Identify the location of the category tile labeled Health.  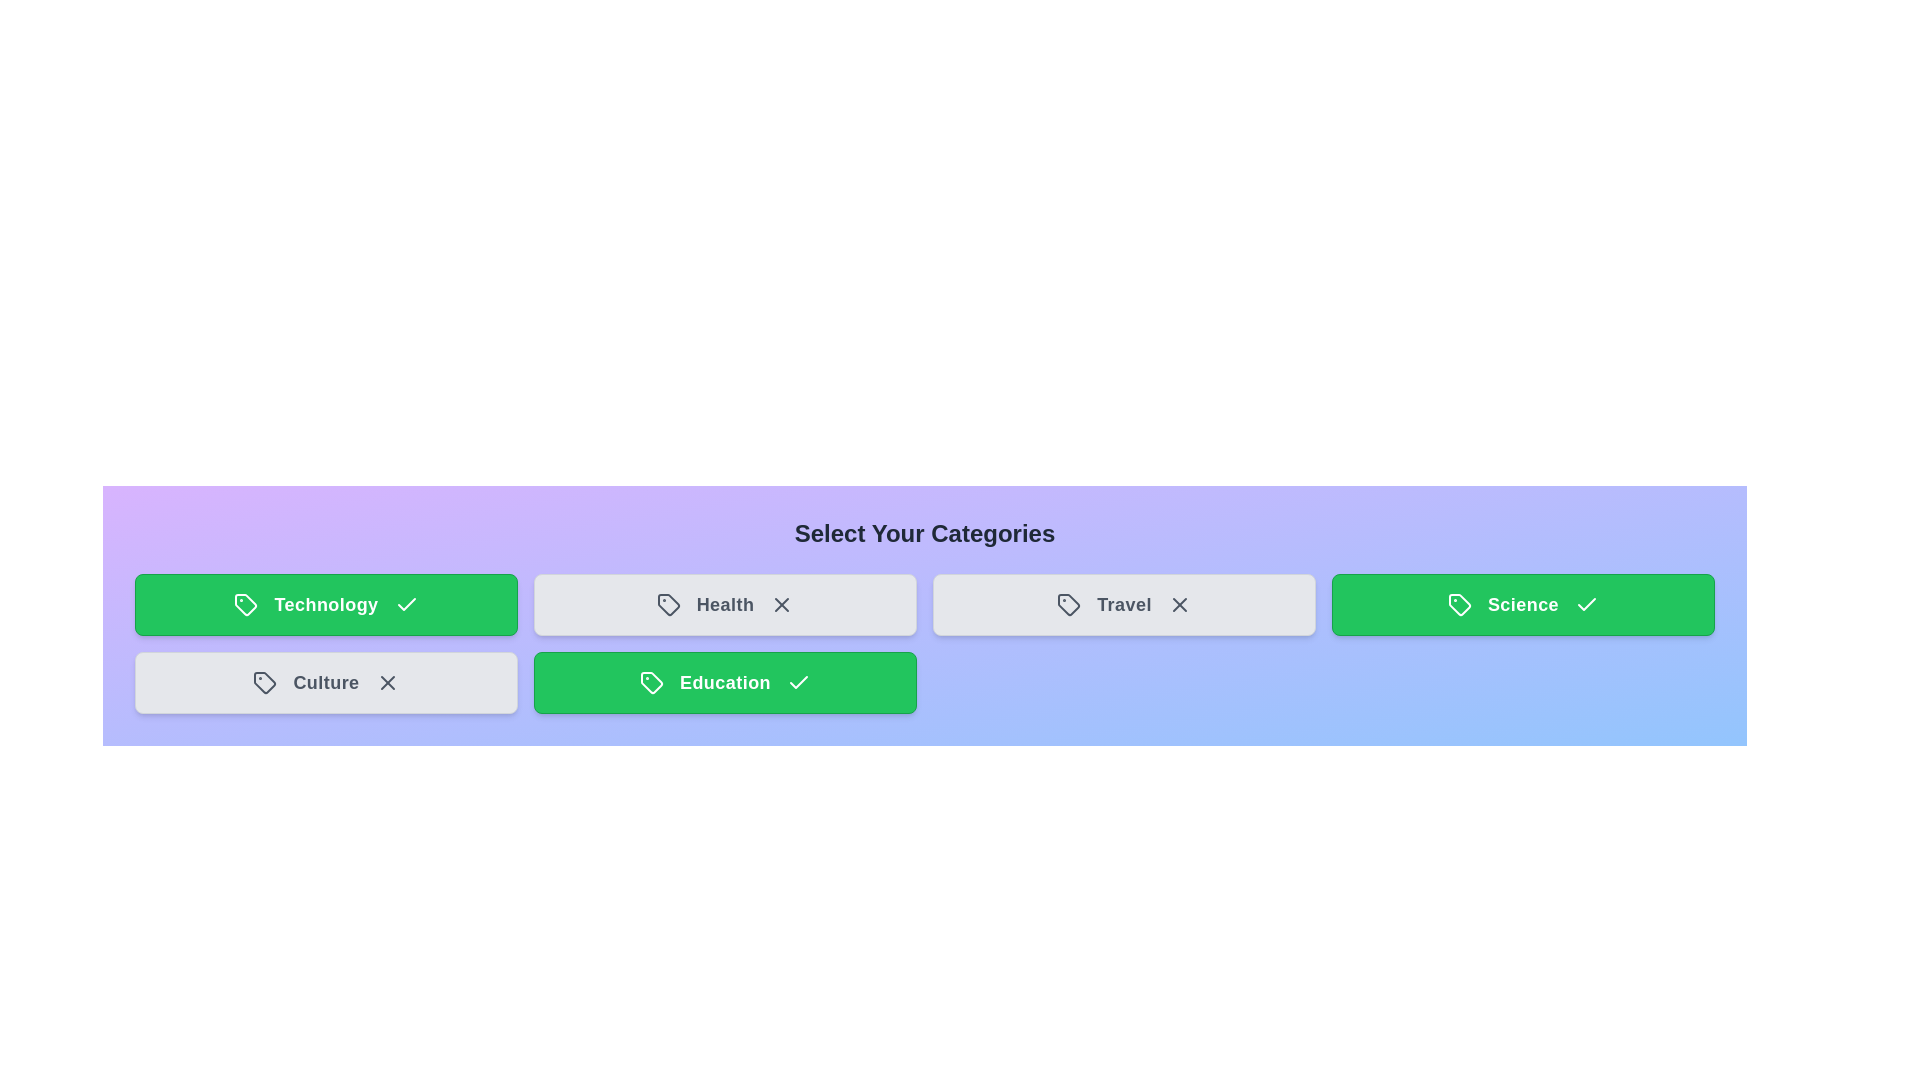
(724, 604).